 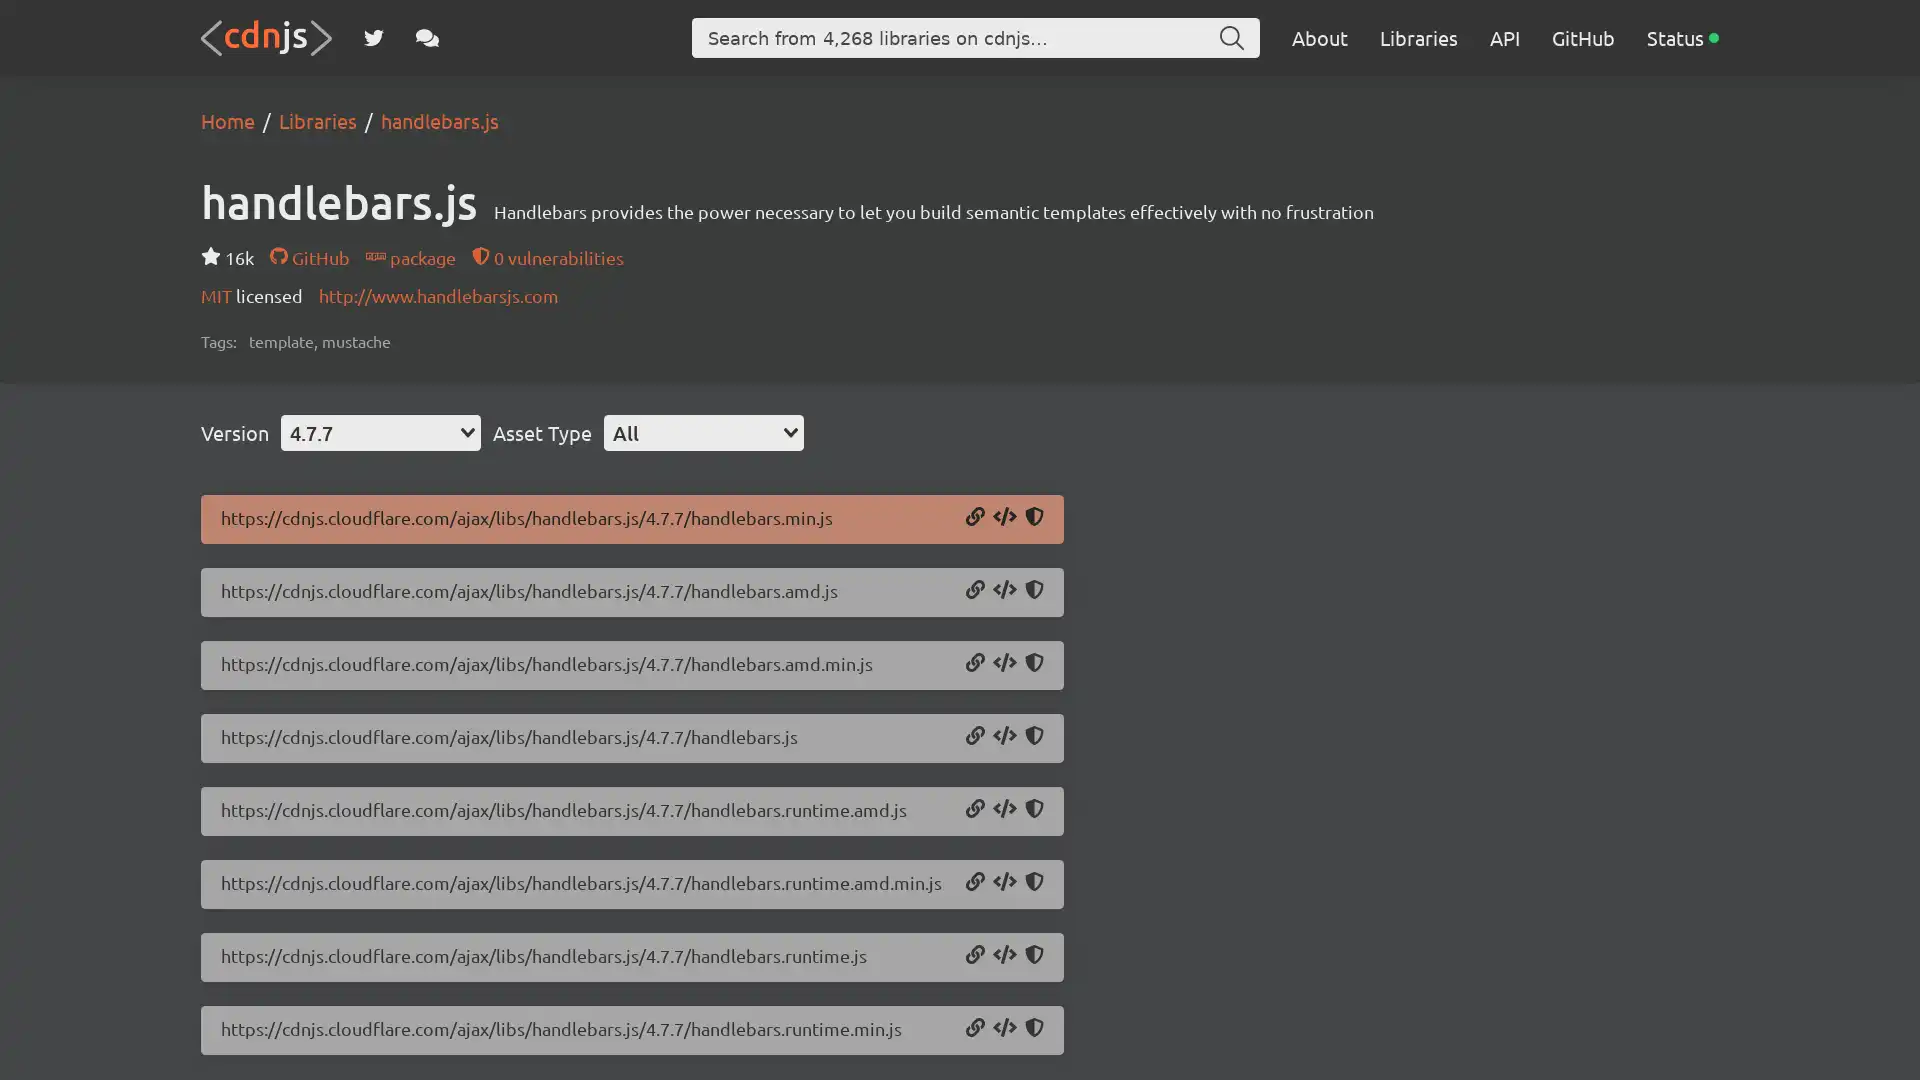 What do you see at coordinates (1034, 737) in the screenshot?
I see `Copy SRI Hash` at bounding box center [1034, 737].